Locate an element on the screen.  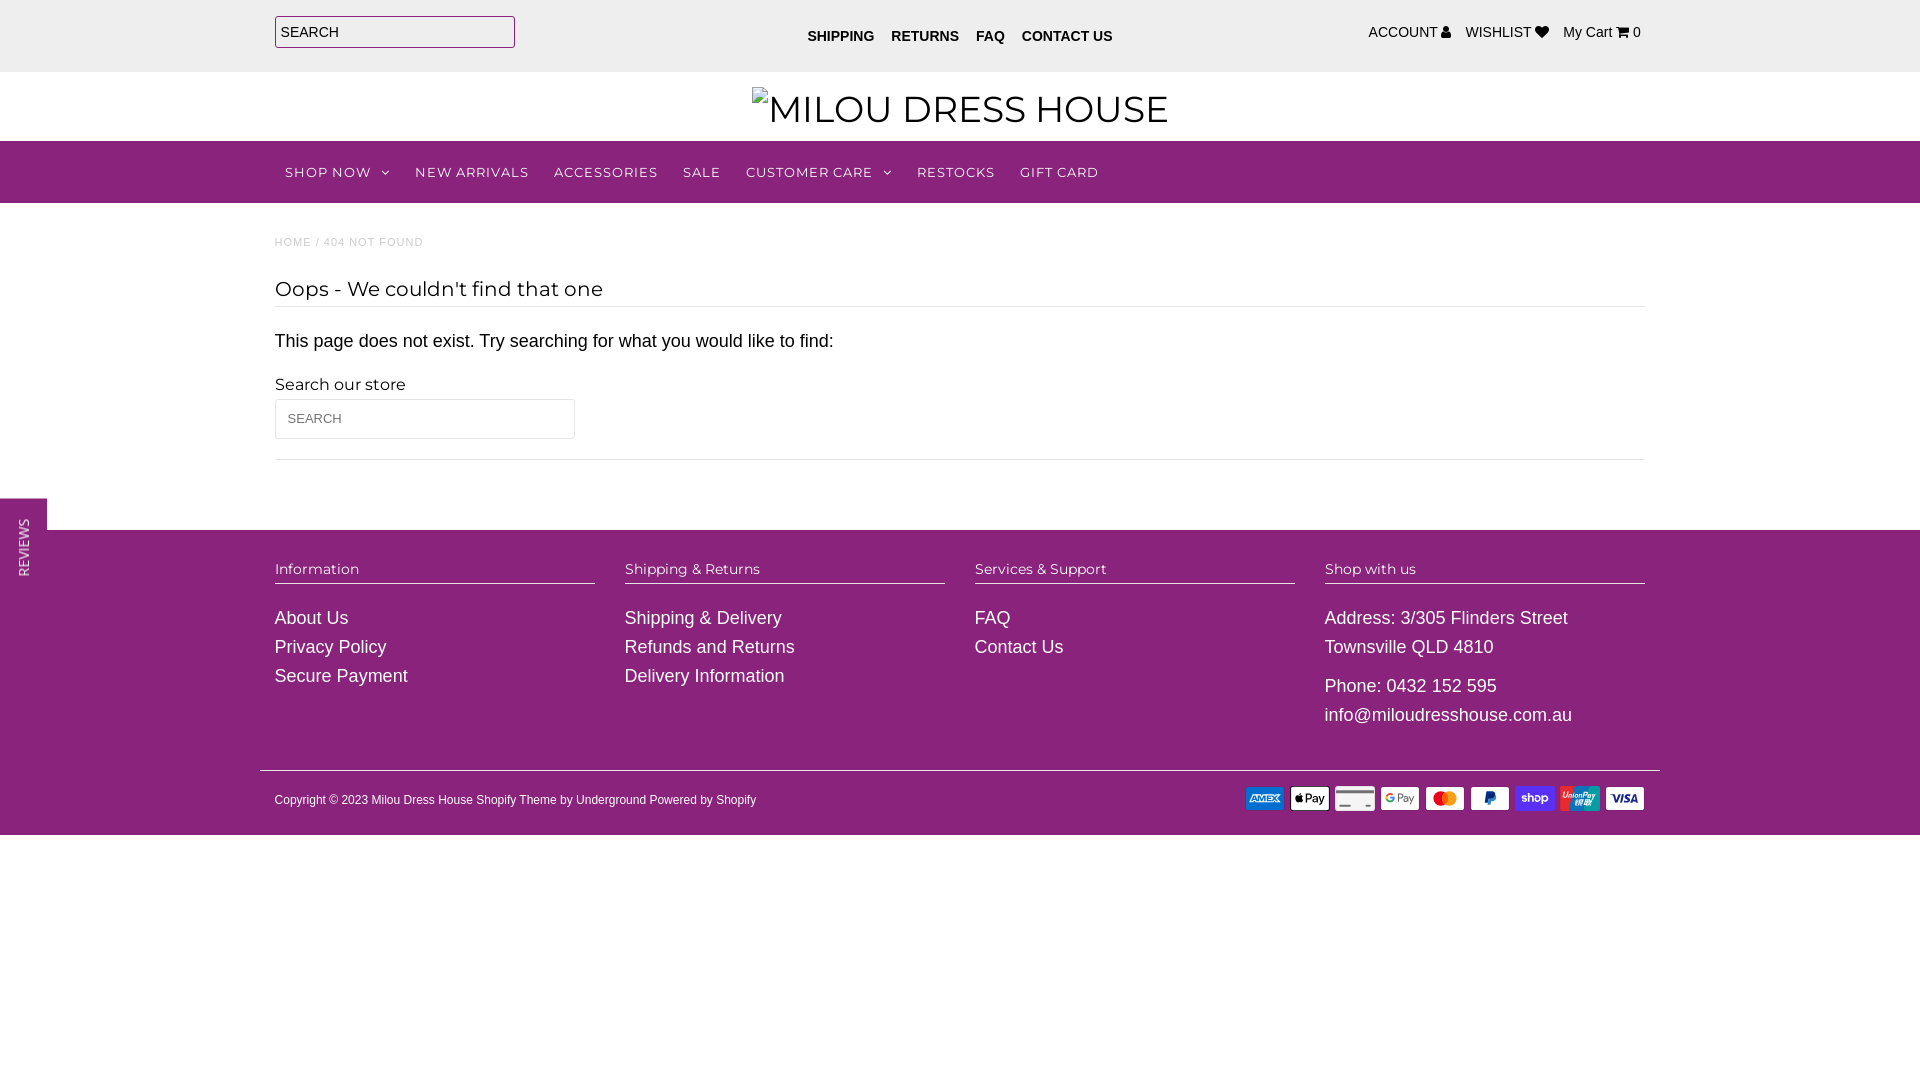
'Secure Payment' is located at coordinates (341, 675).